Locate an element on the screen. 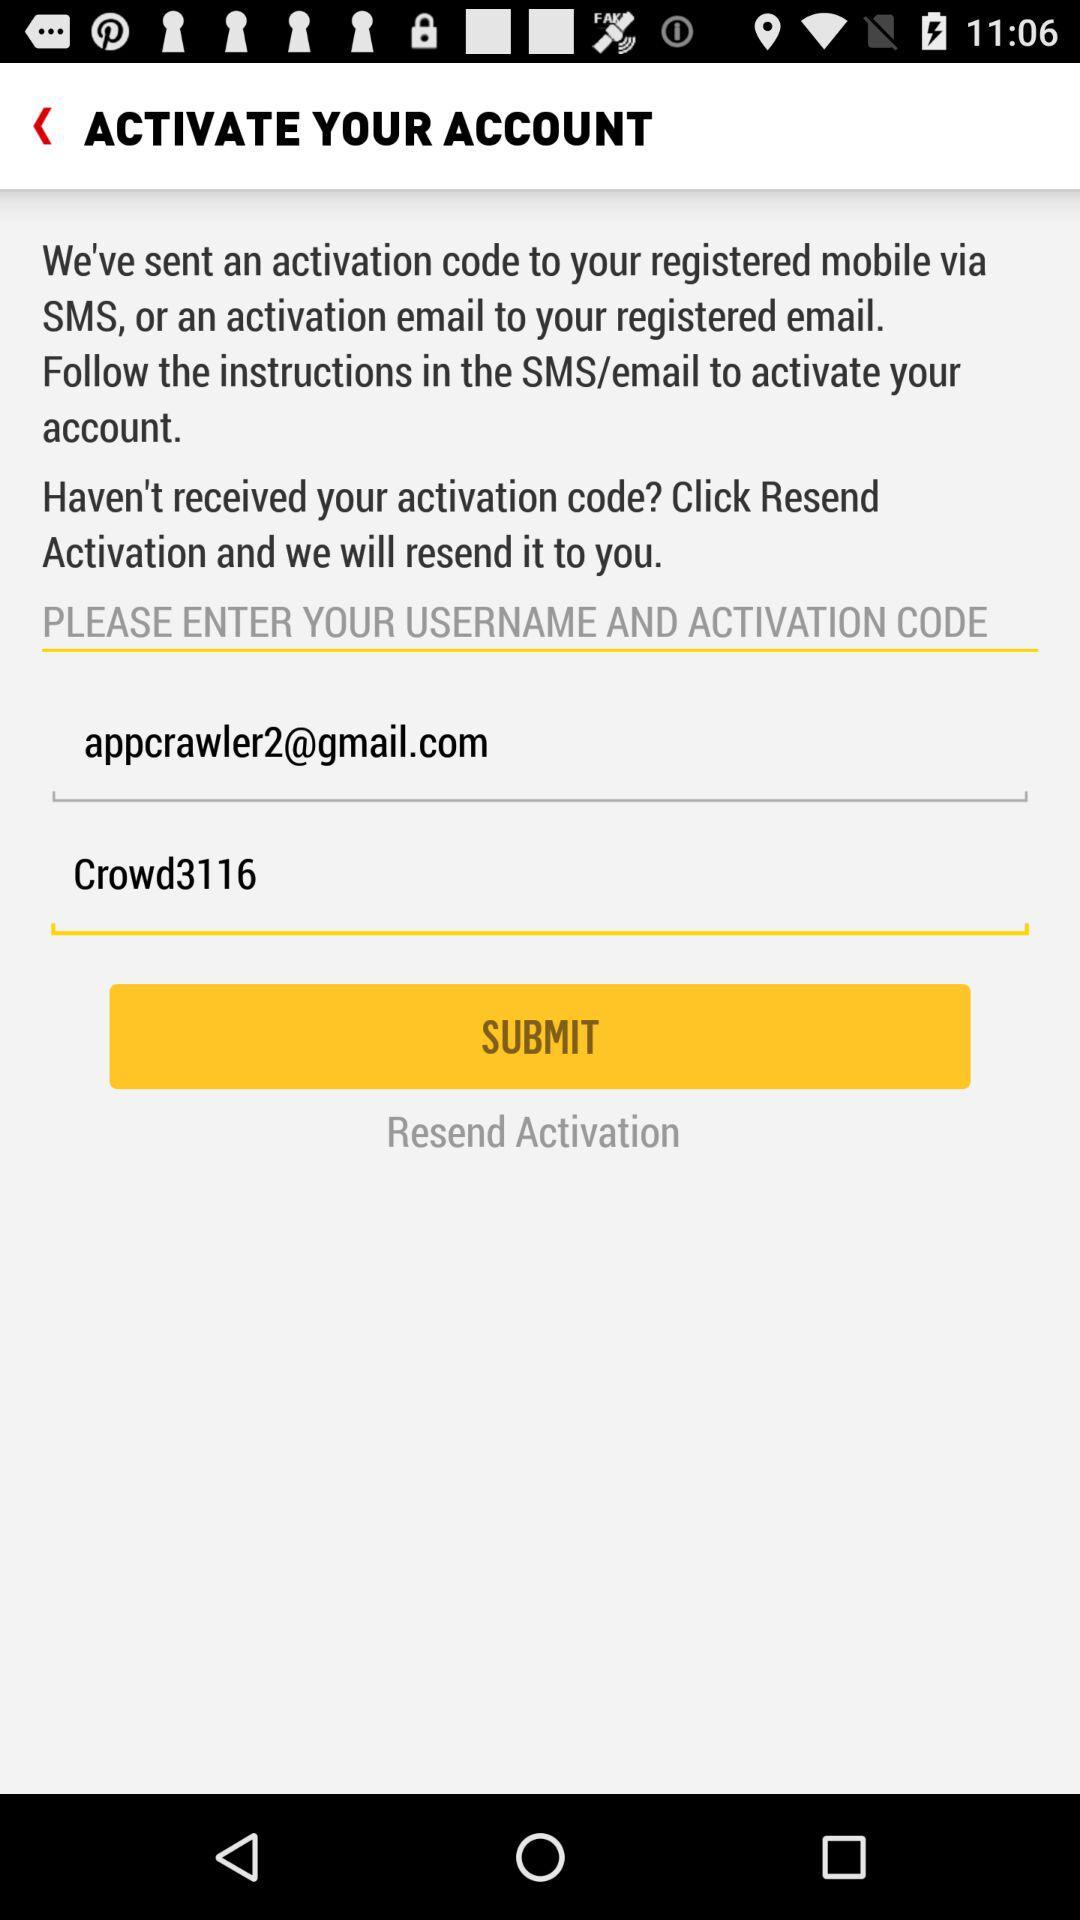 Image resolution: width=1080 pixels, height=1920 pixels. icon above resend activation item is located at coordinates (540, 1036).